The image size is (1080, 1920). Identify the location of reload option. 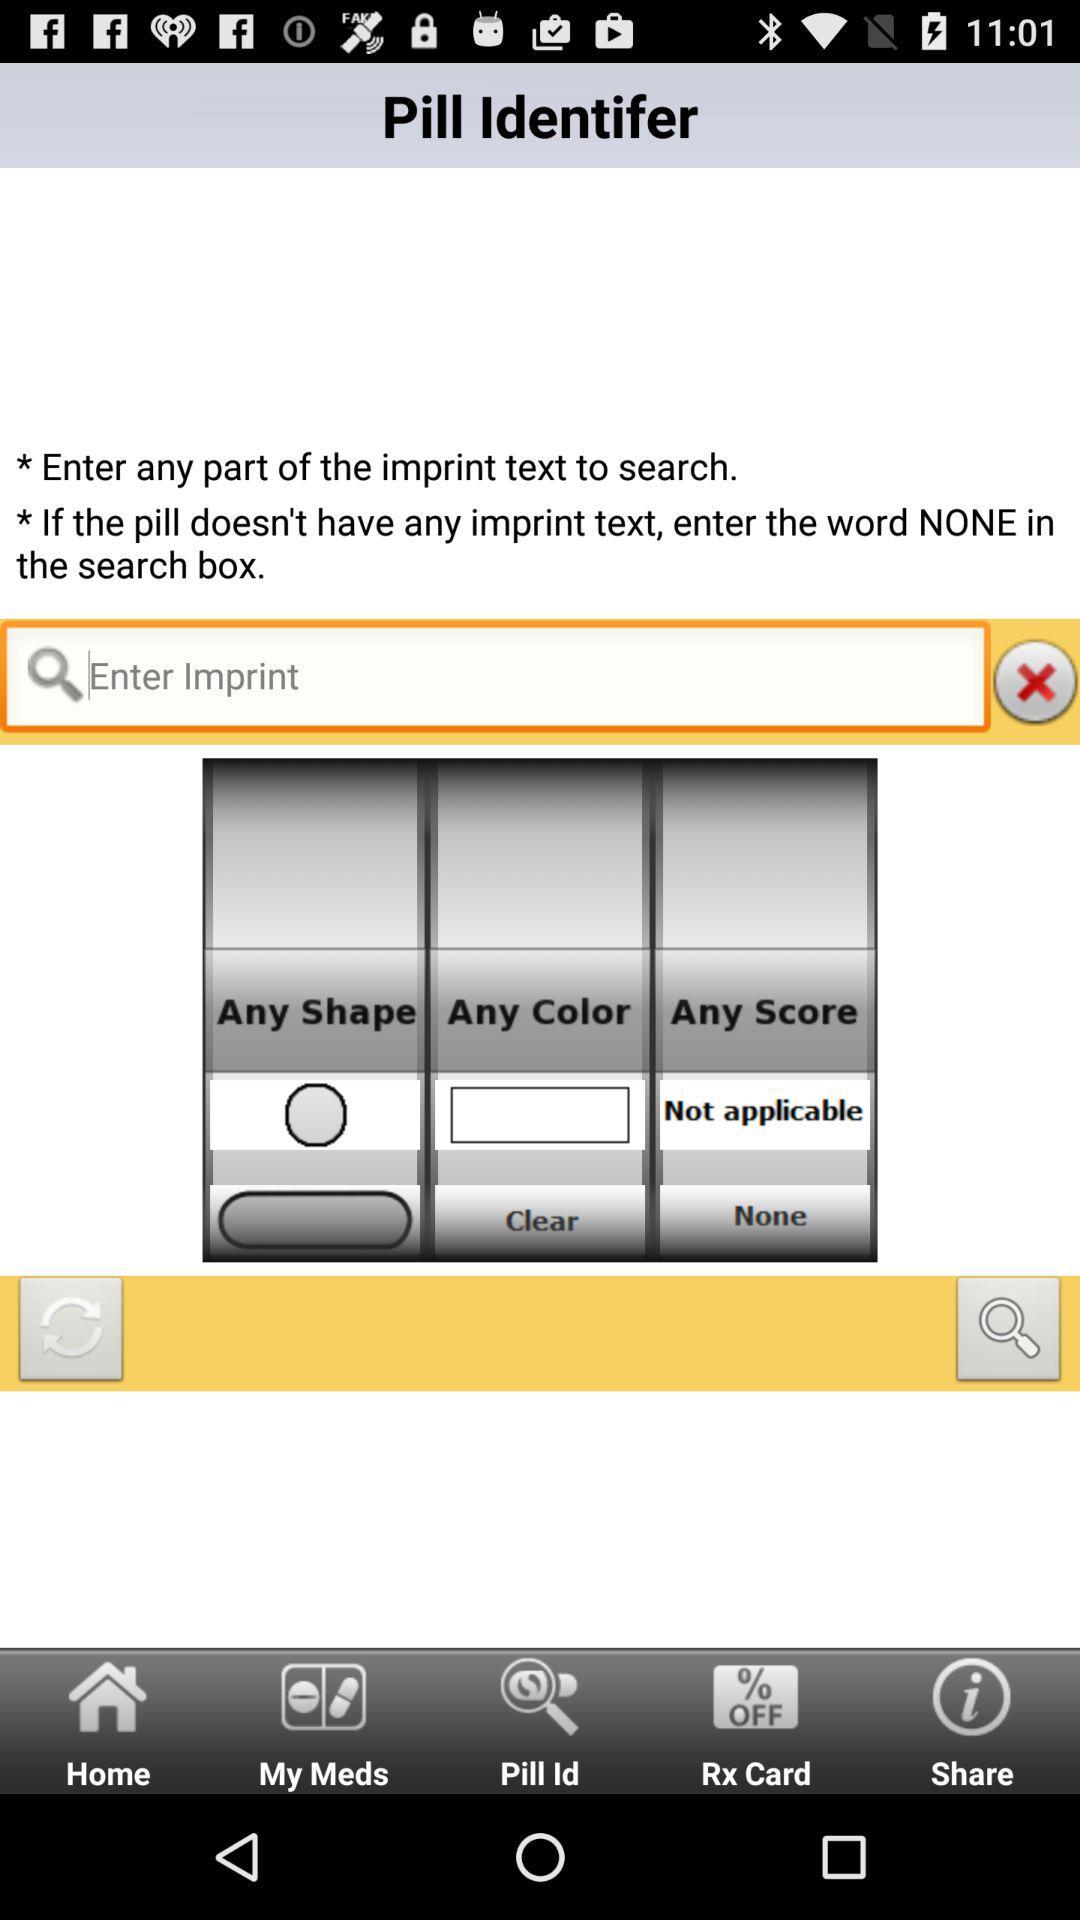
(70, 1333).